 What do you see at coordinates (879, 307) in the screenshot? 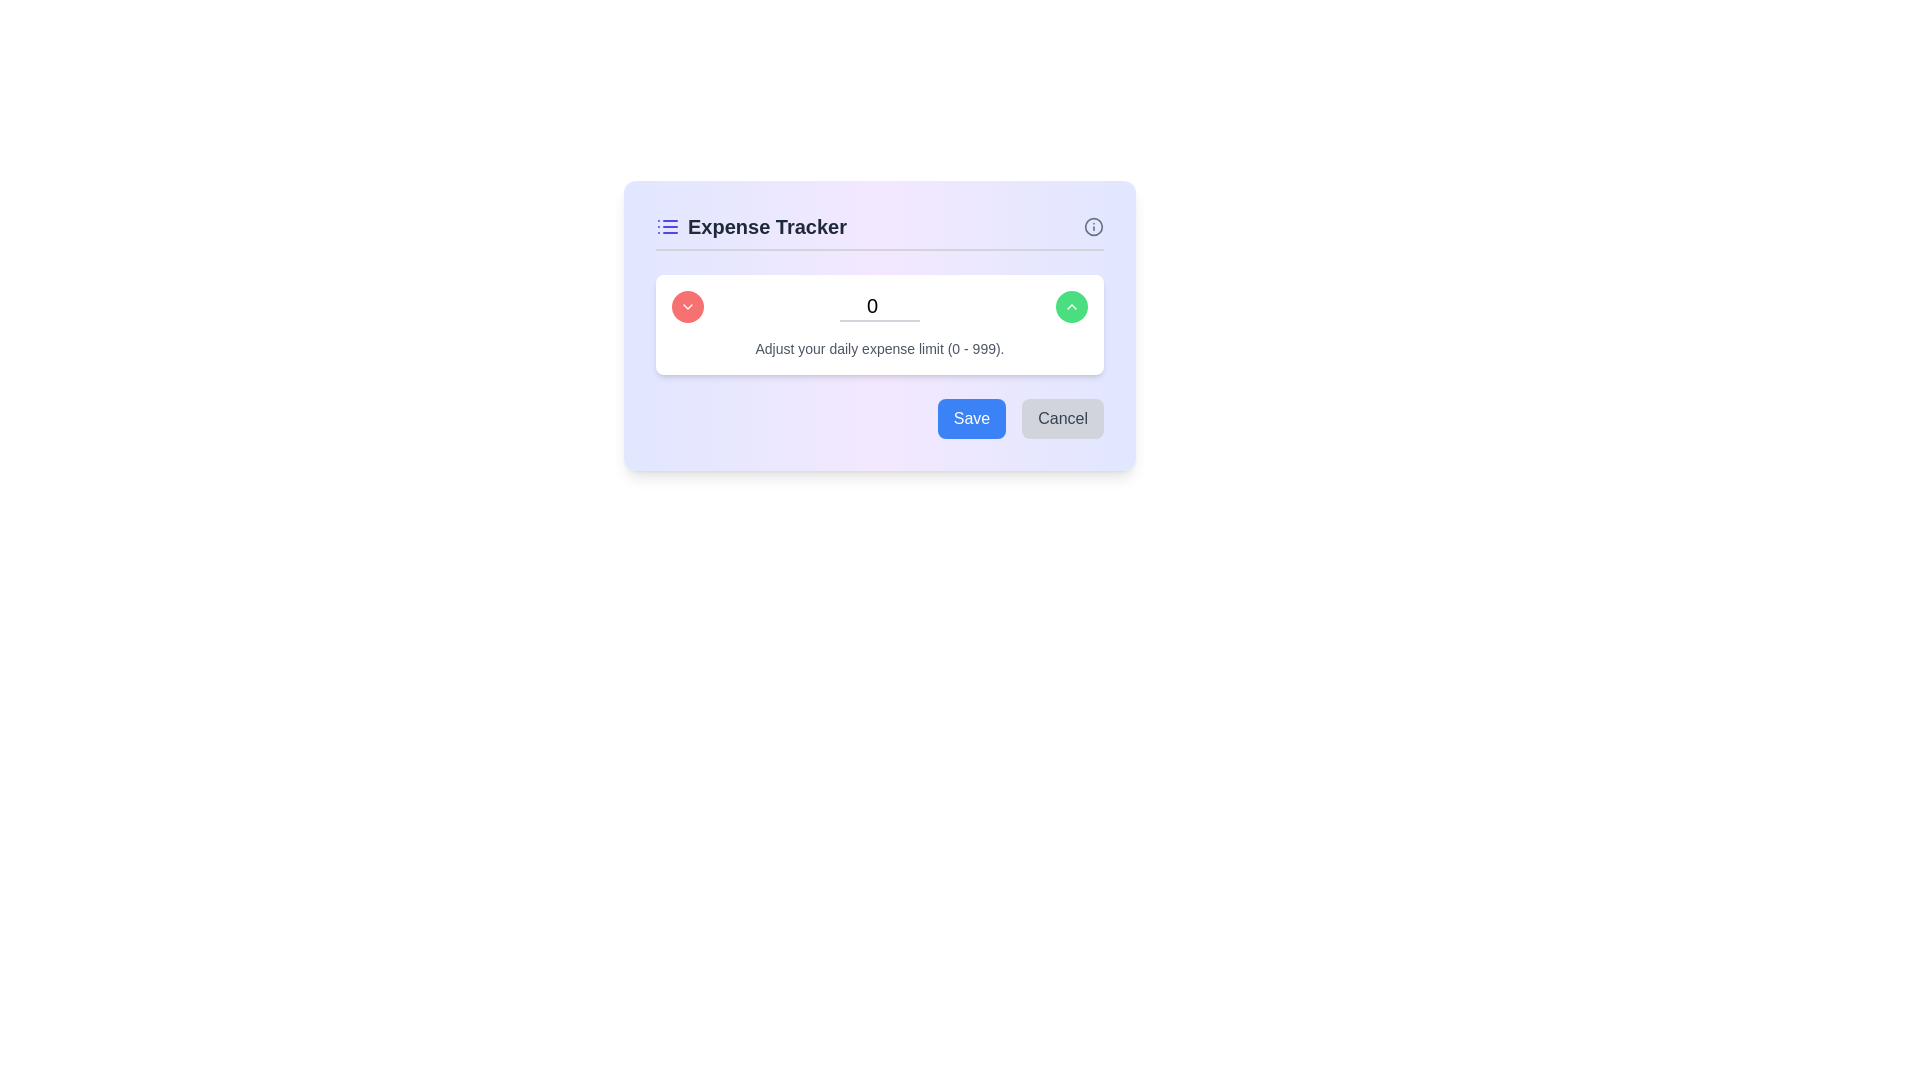
I see `the numeric input field to focus on it, which is centrally located between a red downward-facing arrow button and a green upward-facing arrow button` at bounding box center [879, 307].